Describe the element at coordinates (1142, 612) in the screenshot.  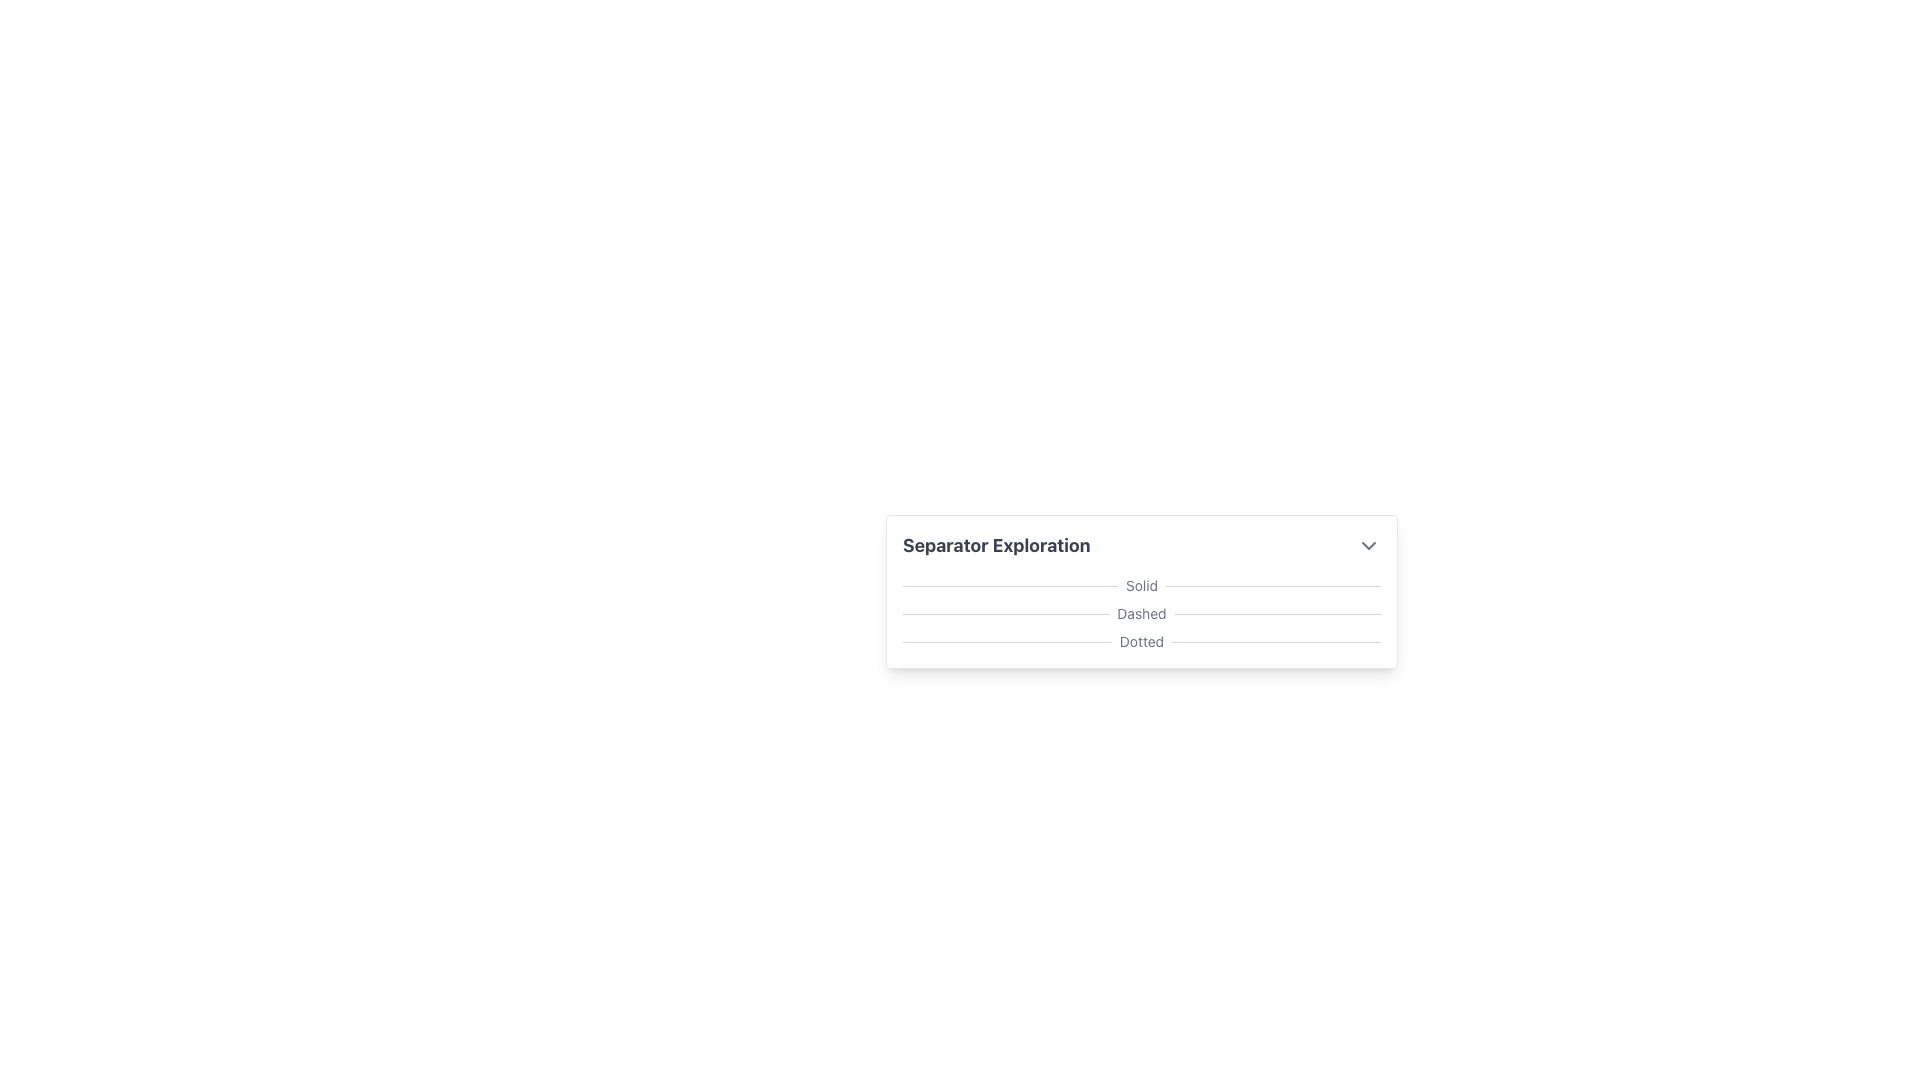
I see `the text label displaying the word 'Dashed' in gray color, which is centrally positioned between two dashed horizontal lines` at that location.